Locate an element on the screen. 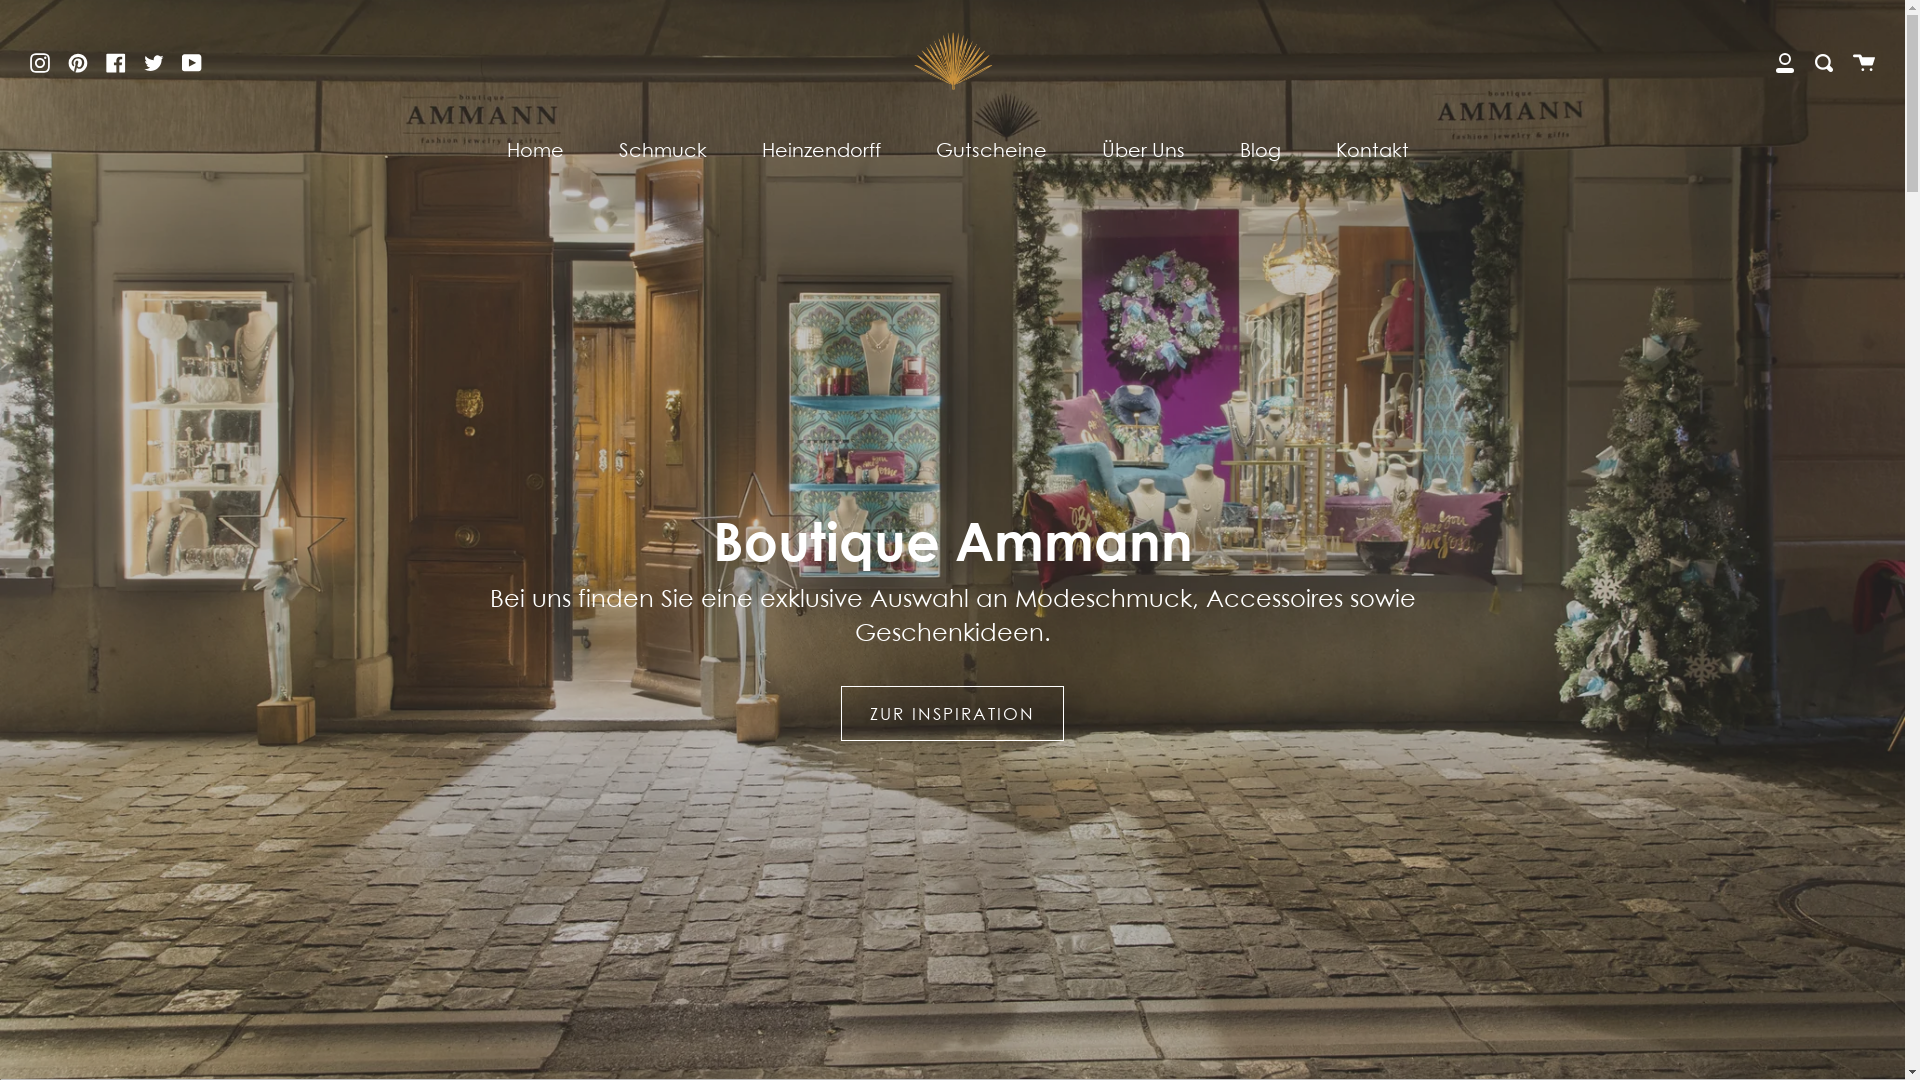 The height and width of the screenshot is (1080, 1920). 'Suchen' is located at coordinates (1824, 60).